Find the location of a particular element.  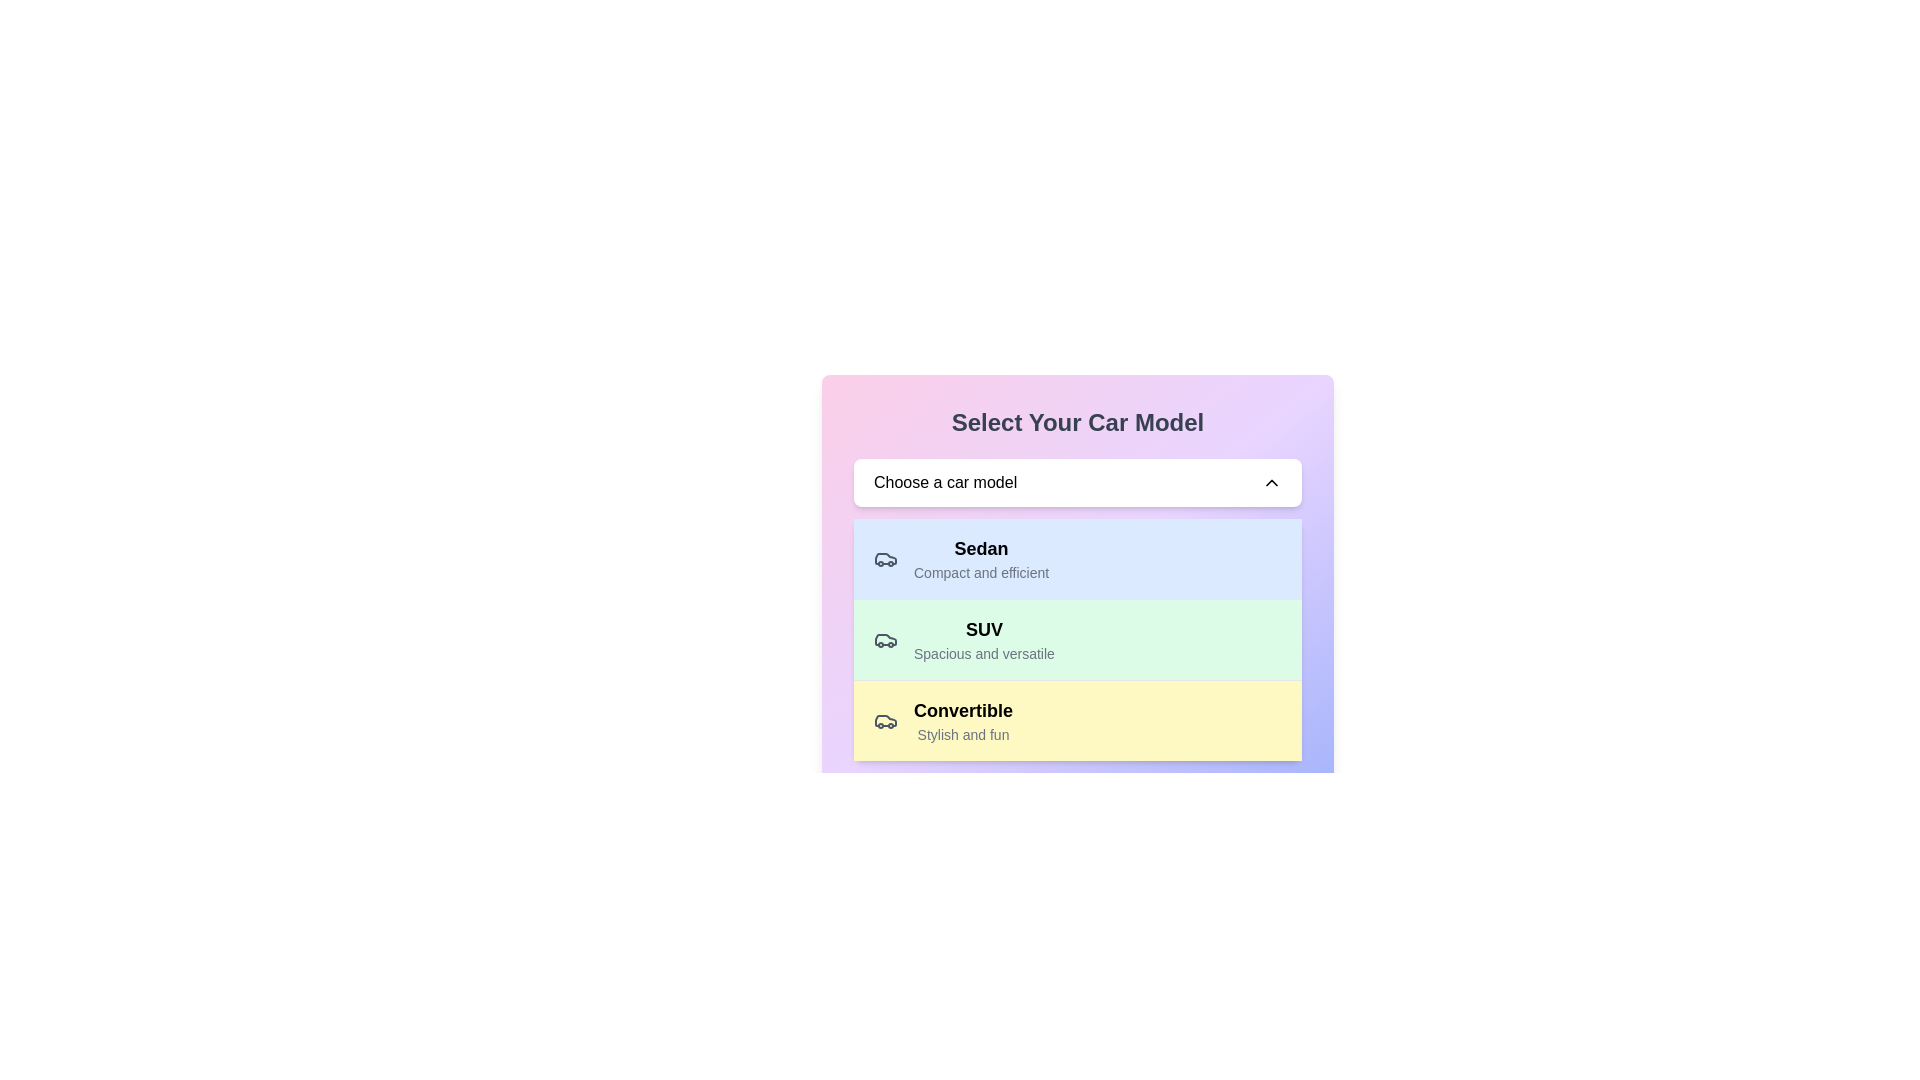

the descriptive text element located below the 'SUV' label in the 'Select Your Car Model' section, which provides additional information about the spaciousness and versatility of the SUV option is located at coordinates (984, 654).